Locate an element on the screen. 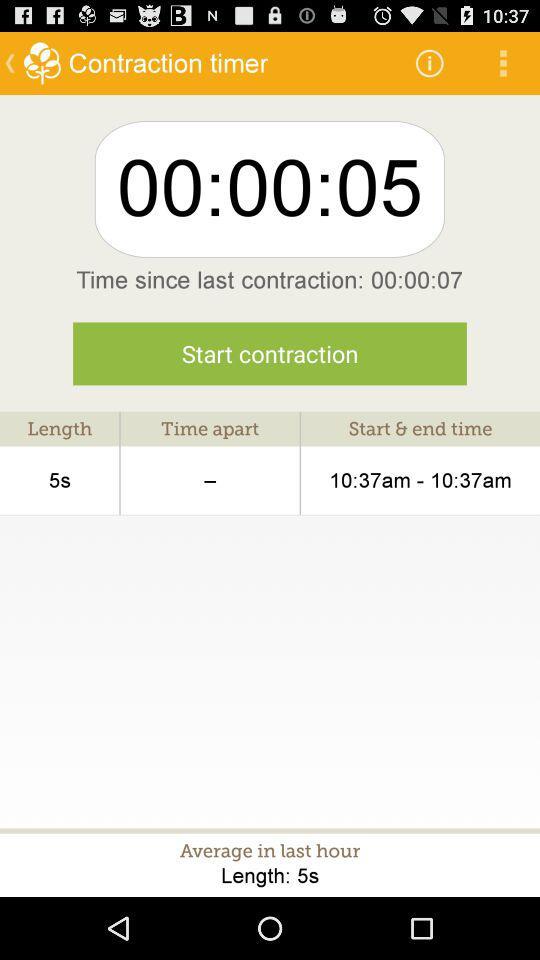  icon to the left of the start & end time icon is located at coordinates (209, 480).